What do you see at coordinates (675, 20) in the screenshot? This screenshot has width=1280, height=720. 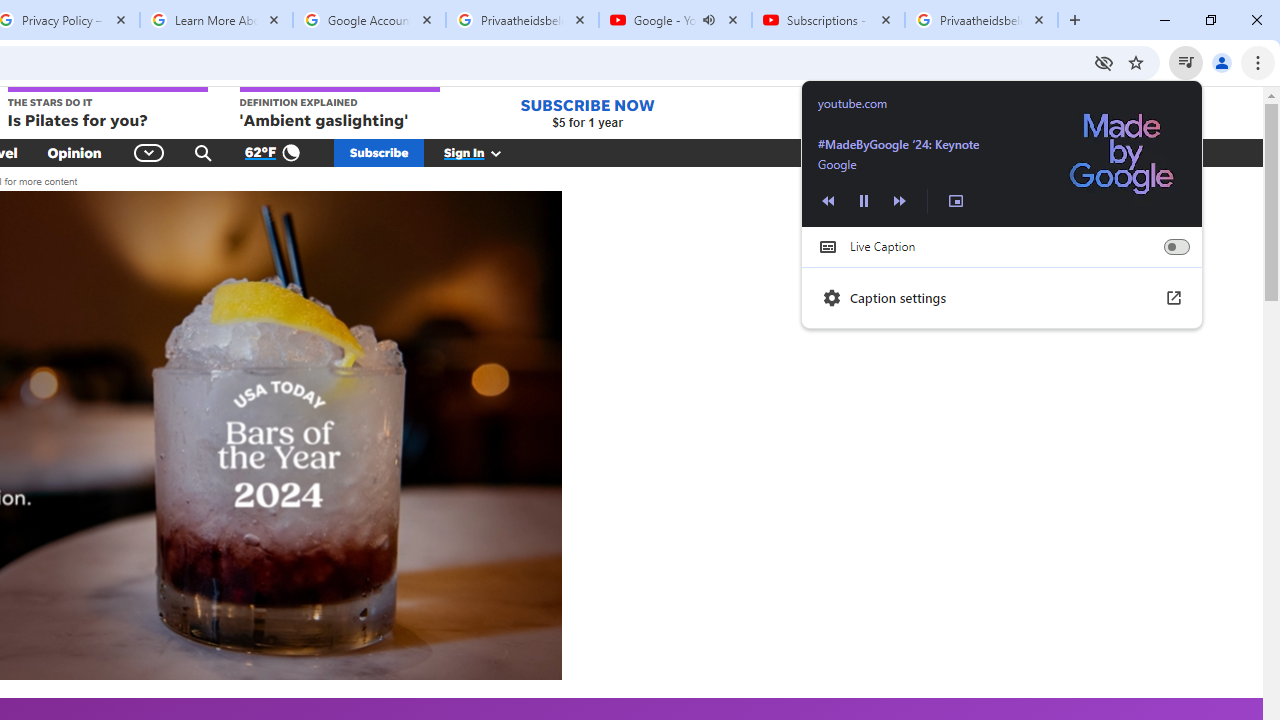 I see `'Google - YouTube - Audio playing'` at bounding box center [675, 20].